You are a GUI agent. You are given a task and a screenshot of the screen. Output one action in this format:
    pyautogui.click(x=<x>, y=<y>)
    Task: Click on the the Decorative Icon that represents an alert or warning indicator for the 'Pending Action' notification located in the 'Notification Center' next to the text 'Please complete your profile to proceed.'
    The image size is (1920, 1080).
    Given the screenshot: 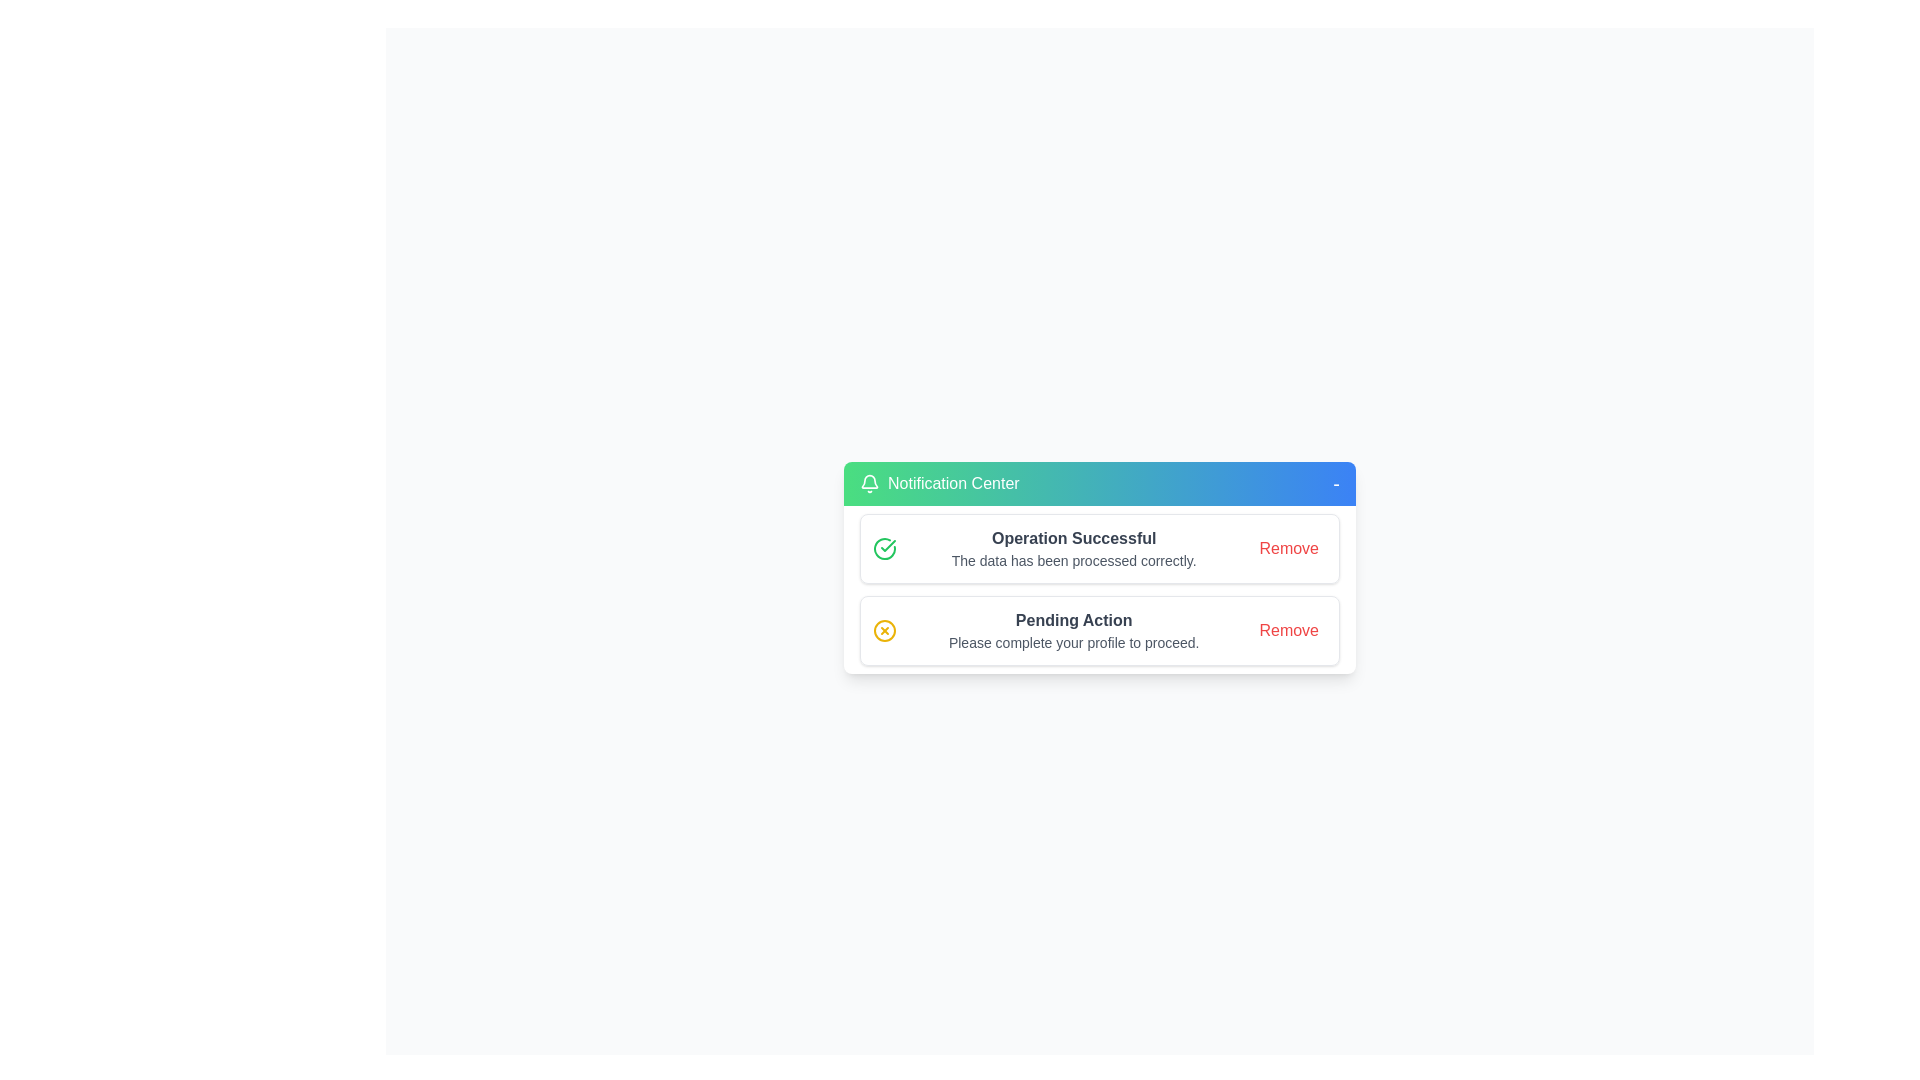 What is the action you would take?
    pyautogui.click(x=883, y=631)
    